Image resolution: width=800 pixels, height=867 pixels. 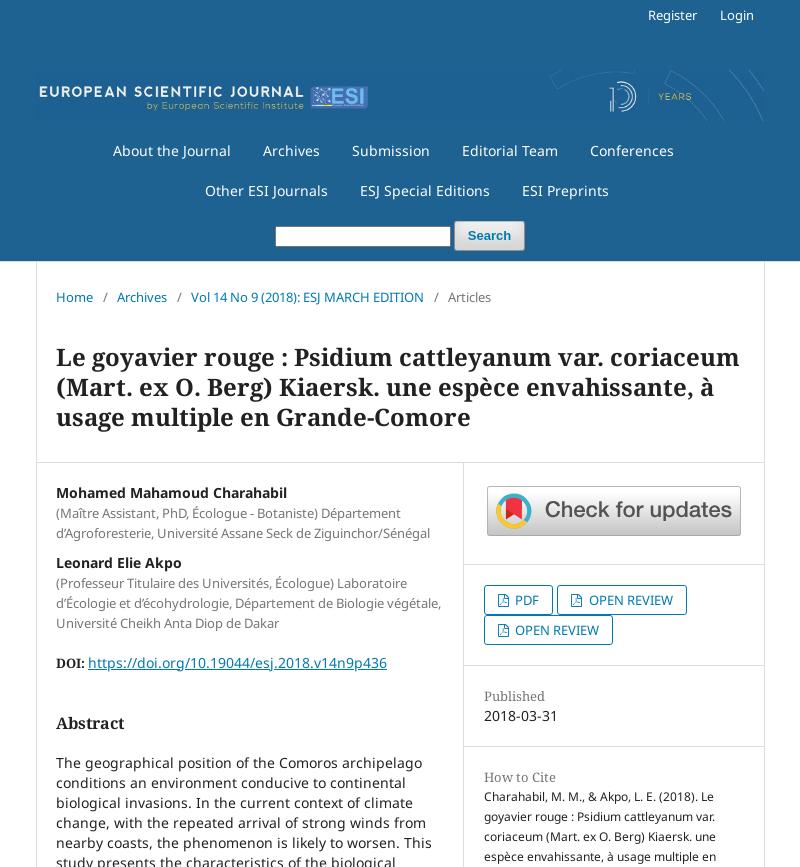 What do you see at coordinates (247, 600) in the screenshot?
I see `'(Professeur Titulaire des Universités, Écologue)
Laboratoire d’Écologie et d’écohydrologie,
Département de Biologie végétale, Université Cheikh Anta Diop de Dakar'` at bounding box center [247, 600].